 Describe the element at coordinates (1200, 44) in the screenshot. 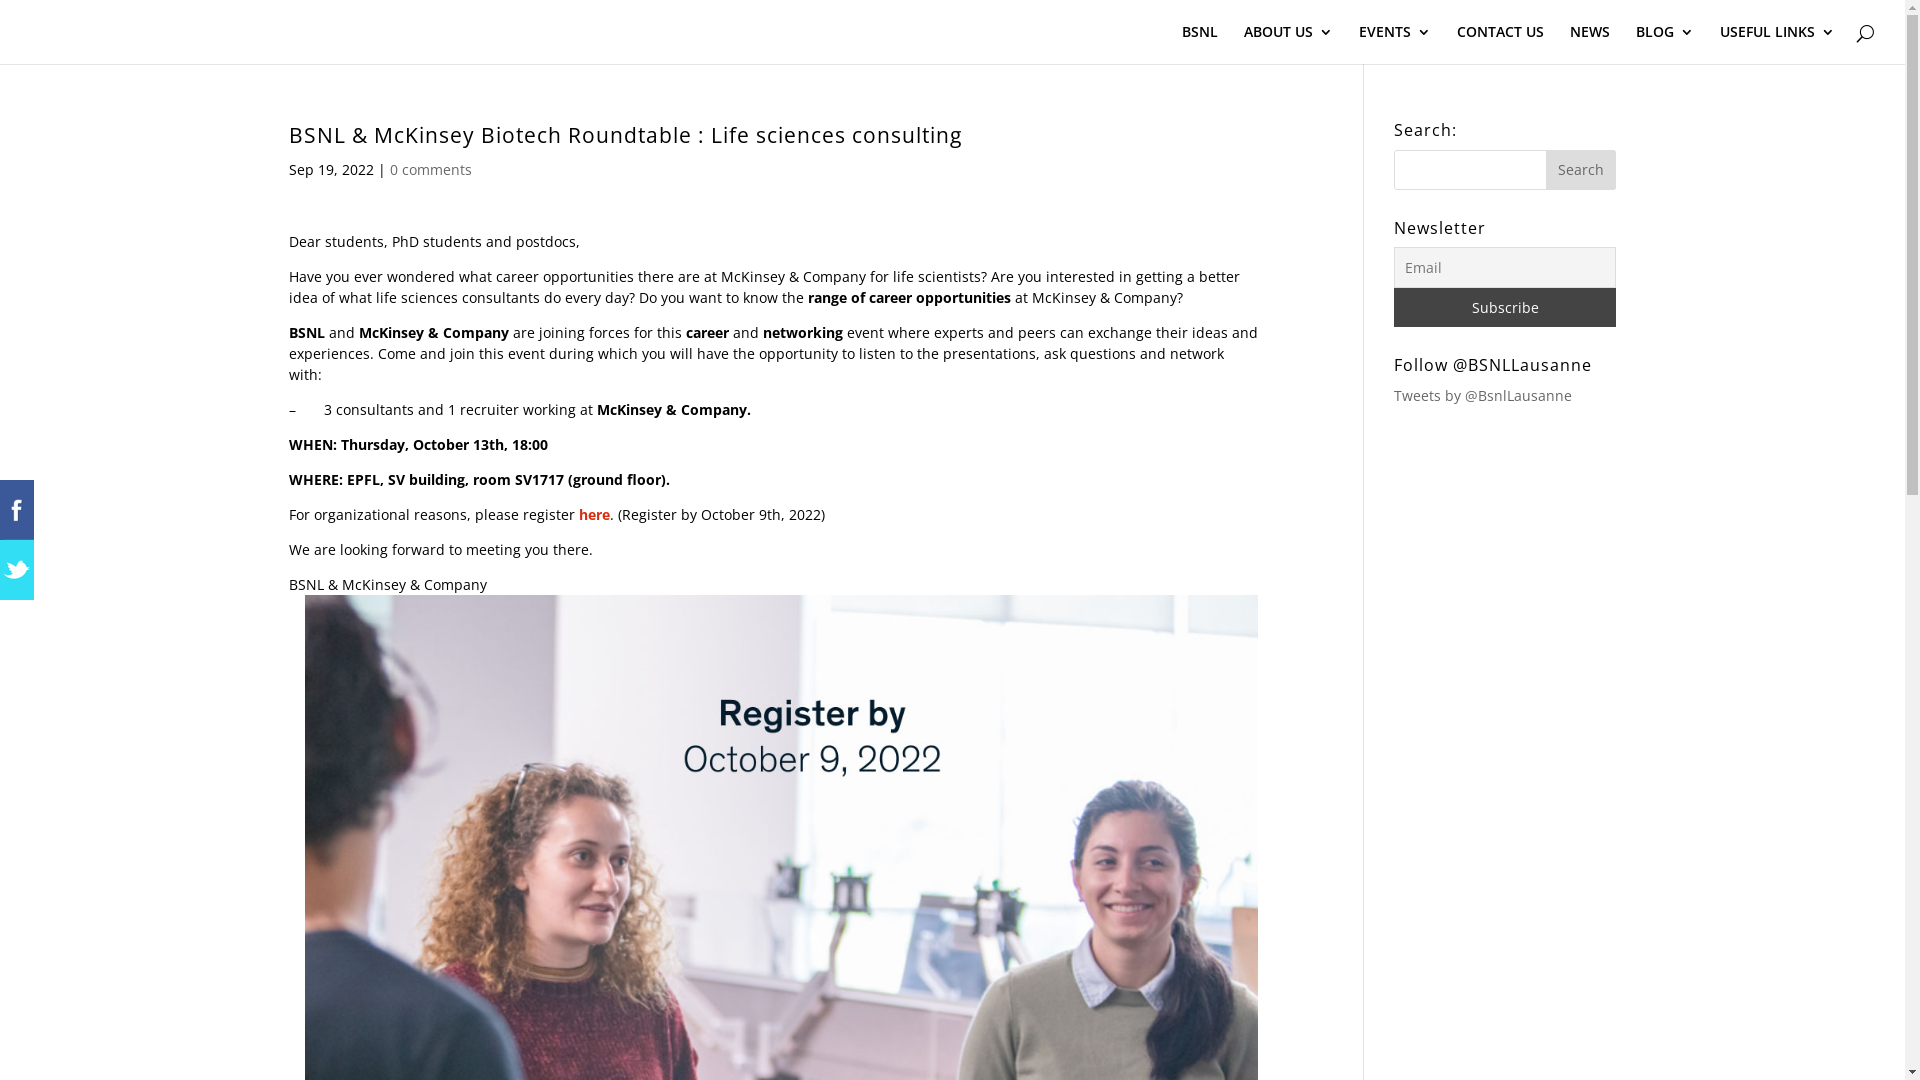

I see `'BSNL'` at that location.